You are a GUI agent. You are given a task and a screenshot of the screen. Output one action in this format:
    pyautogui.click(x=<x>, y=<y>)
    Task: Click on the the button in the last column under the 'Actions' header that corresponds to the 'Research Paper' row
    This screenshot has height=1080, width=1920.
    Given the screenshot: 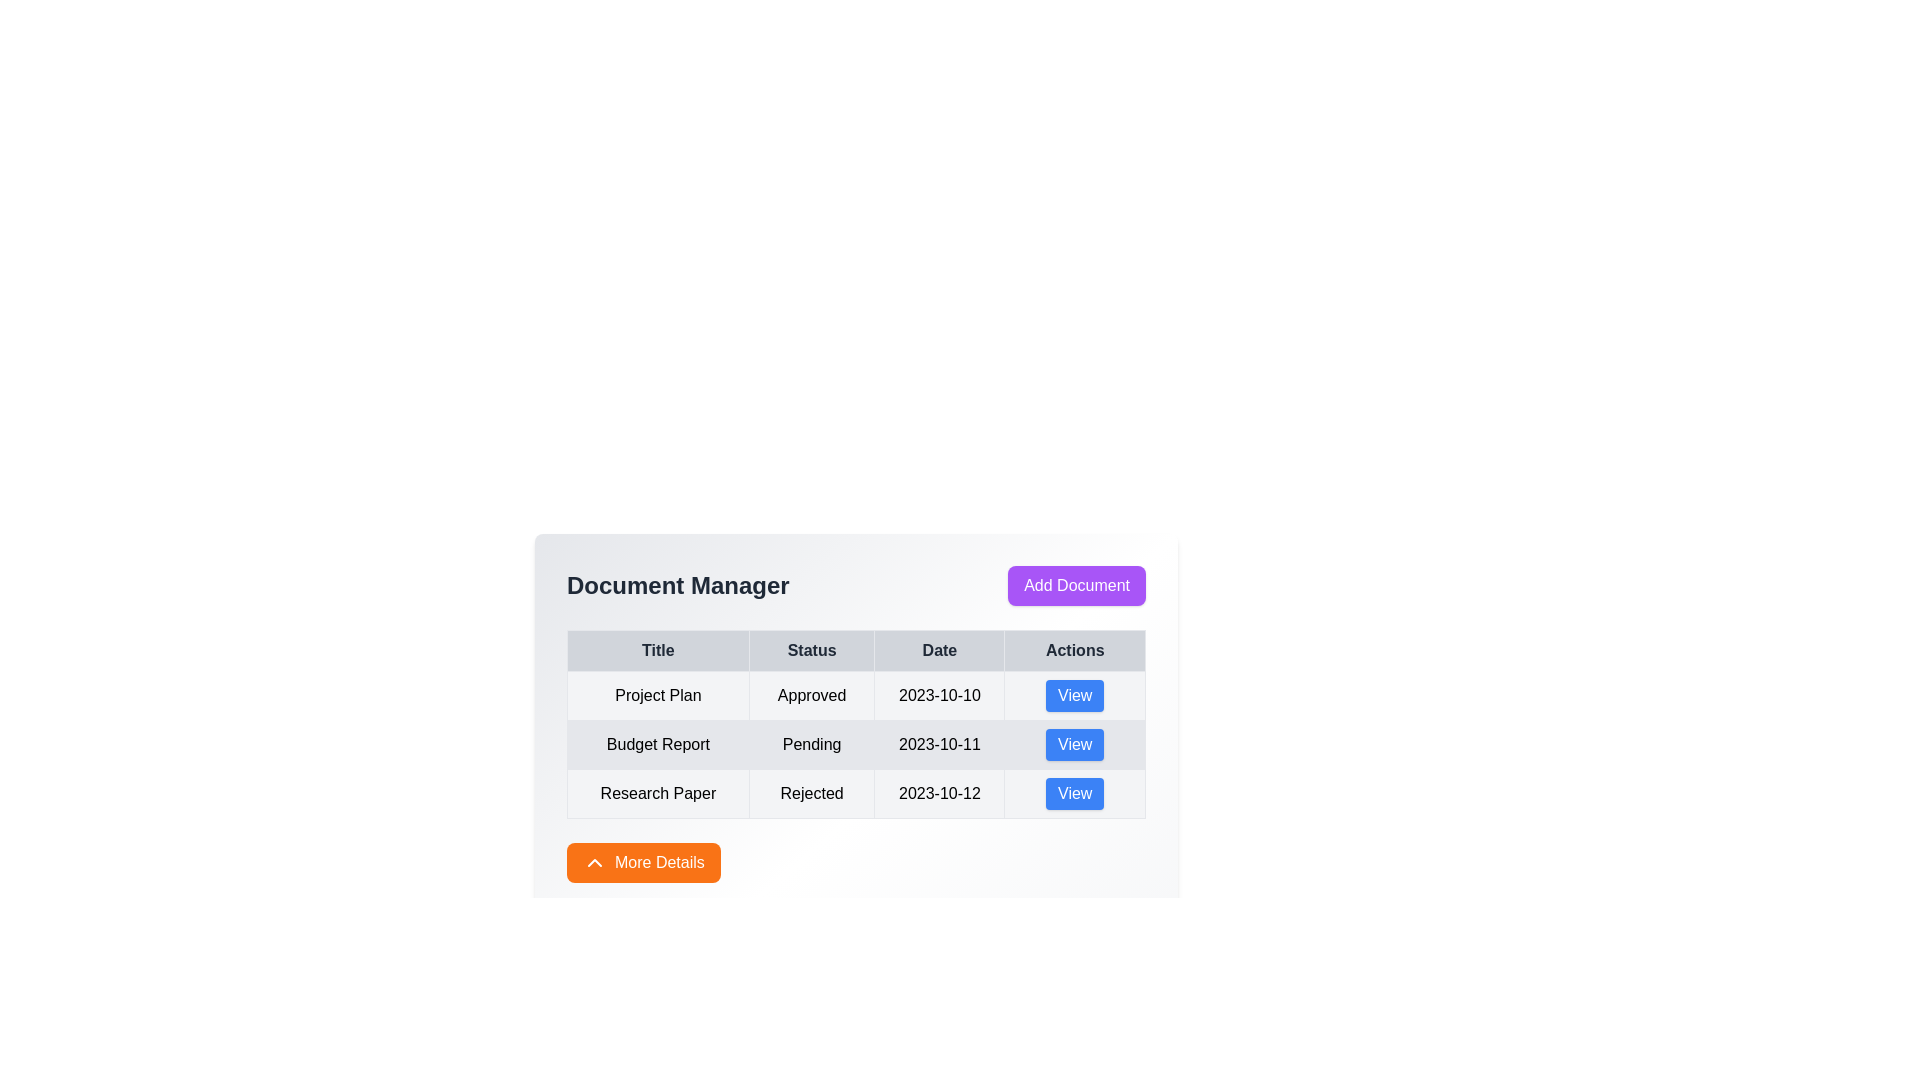 What is the action you would take?
    pyautogui.click(x=1074, y=793)
    